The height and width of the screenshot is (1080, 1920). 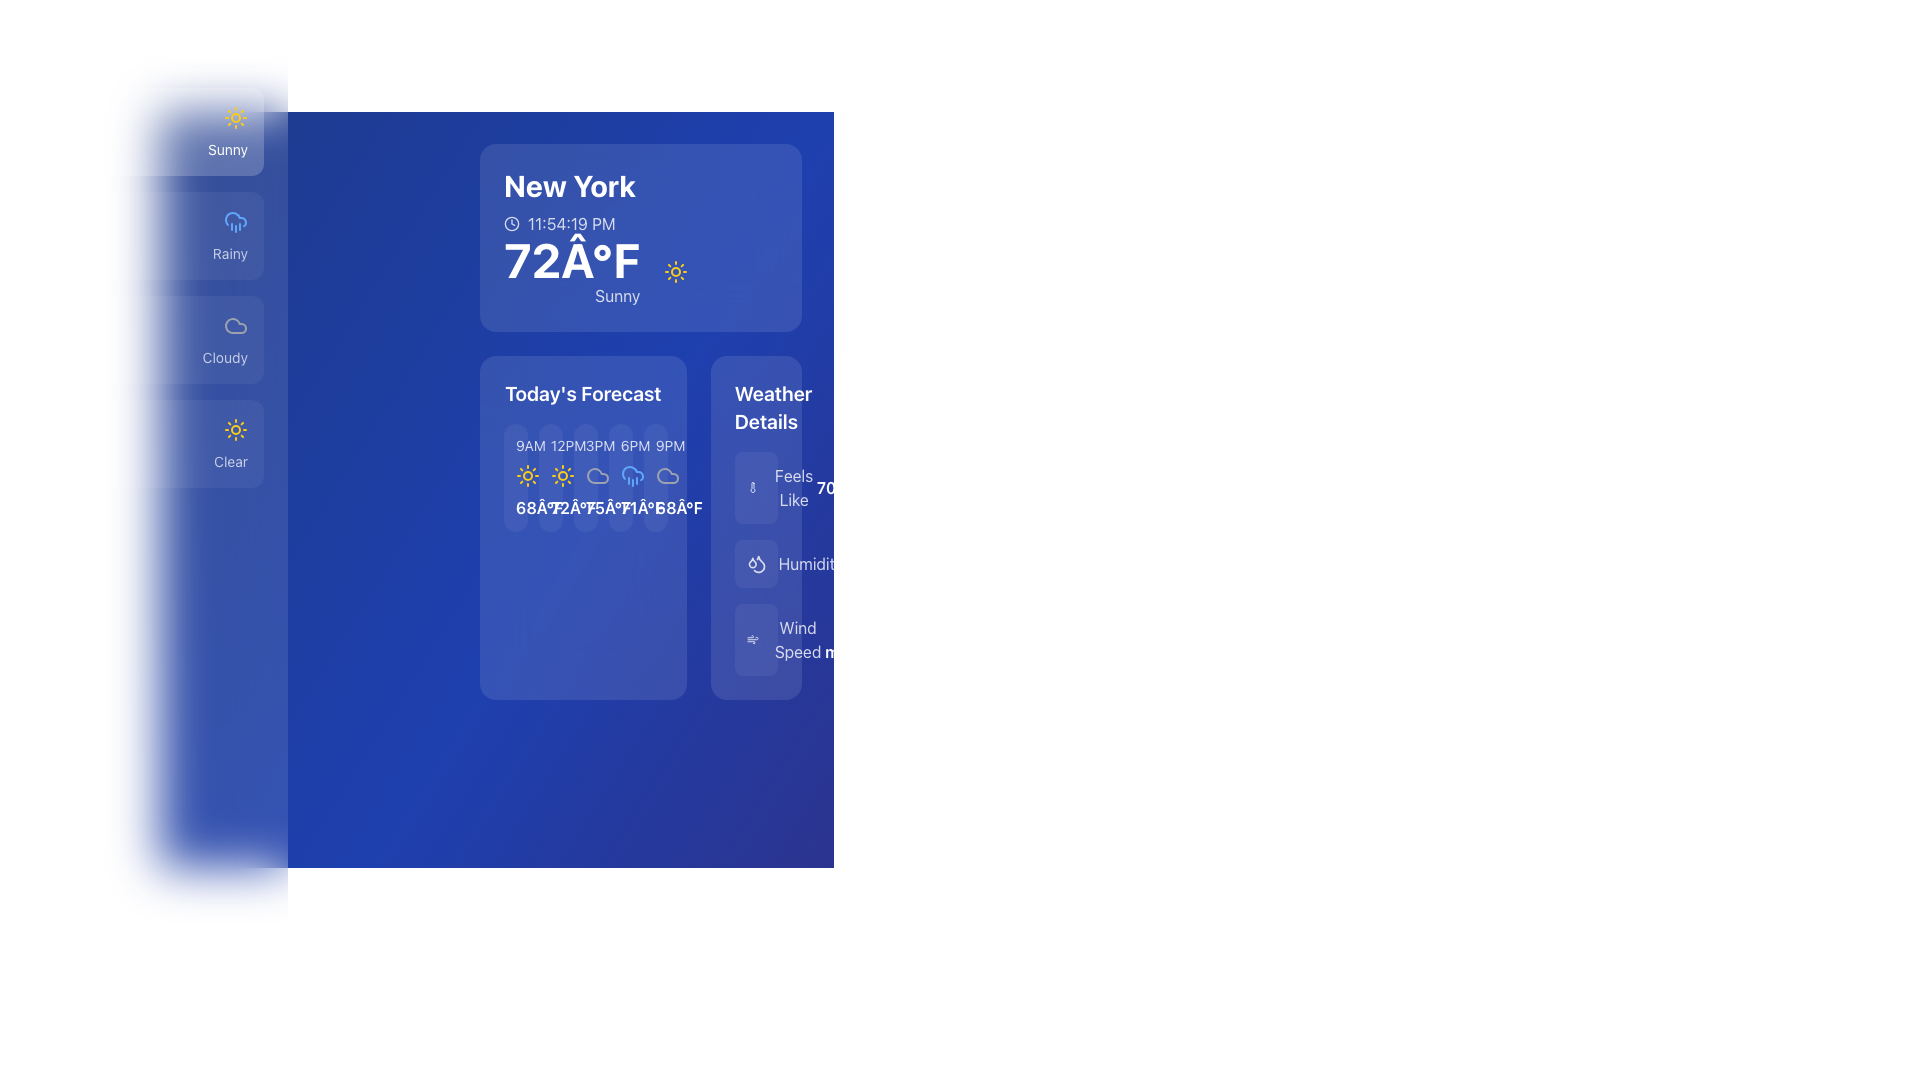 I want to click on the grid of weather information cards located in the middle section of the 'Today's Forecast' card, so click(x=582, y=478).